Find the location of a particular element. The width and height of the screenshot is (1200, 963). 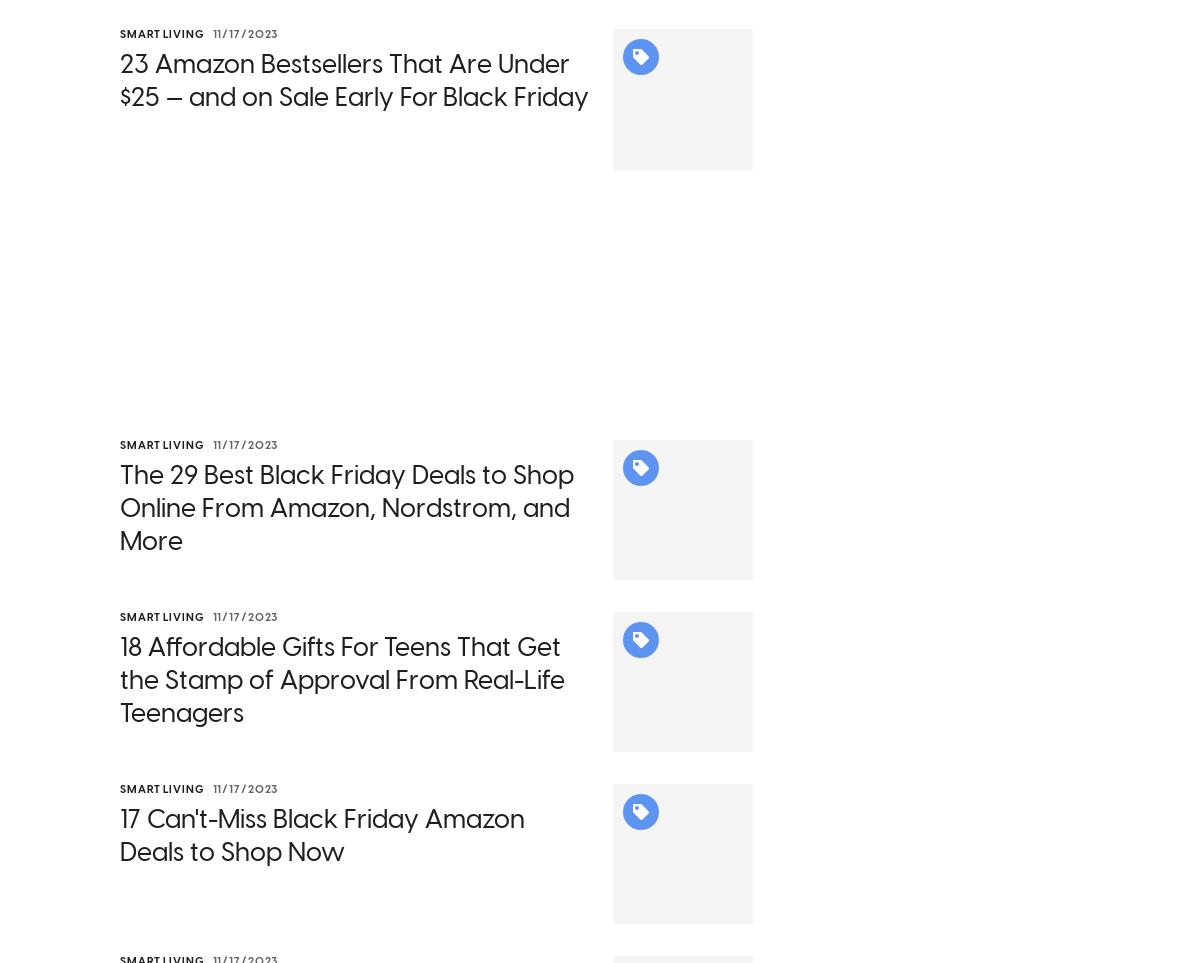

'23 Amazon Bestsellers That Are Under $25 — and on Sale Early For Black Friday' is located at coordinates (354, 106).